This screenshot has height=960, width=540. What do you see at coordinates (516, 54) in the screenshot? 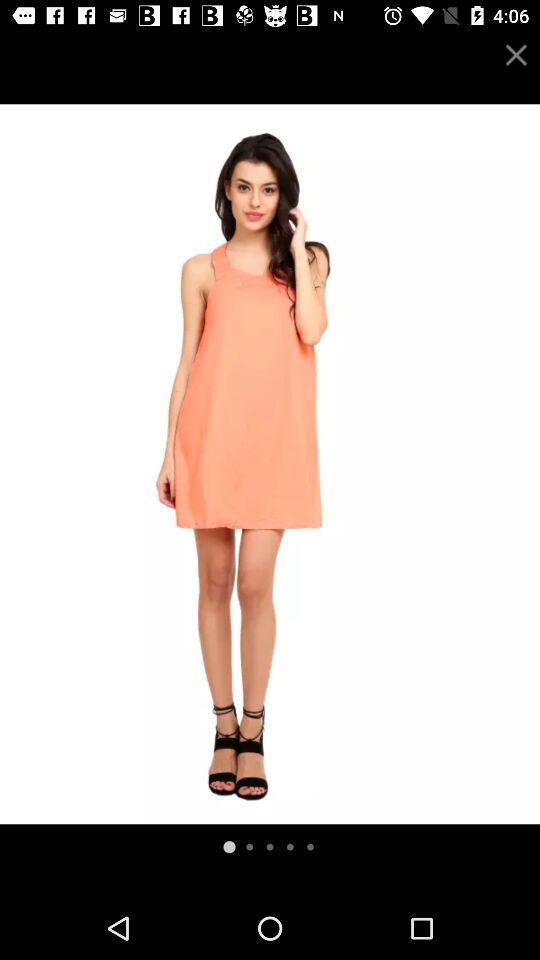
I see `the tab` at bounding box center [516, 54].